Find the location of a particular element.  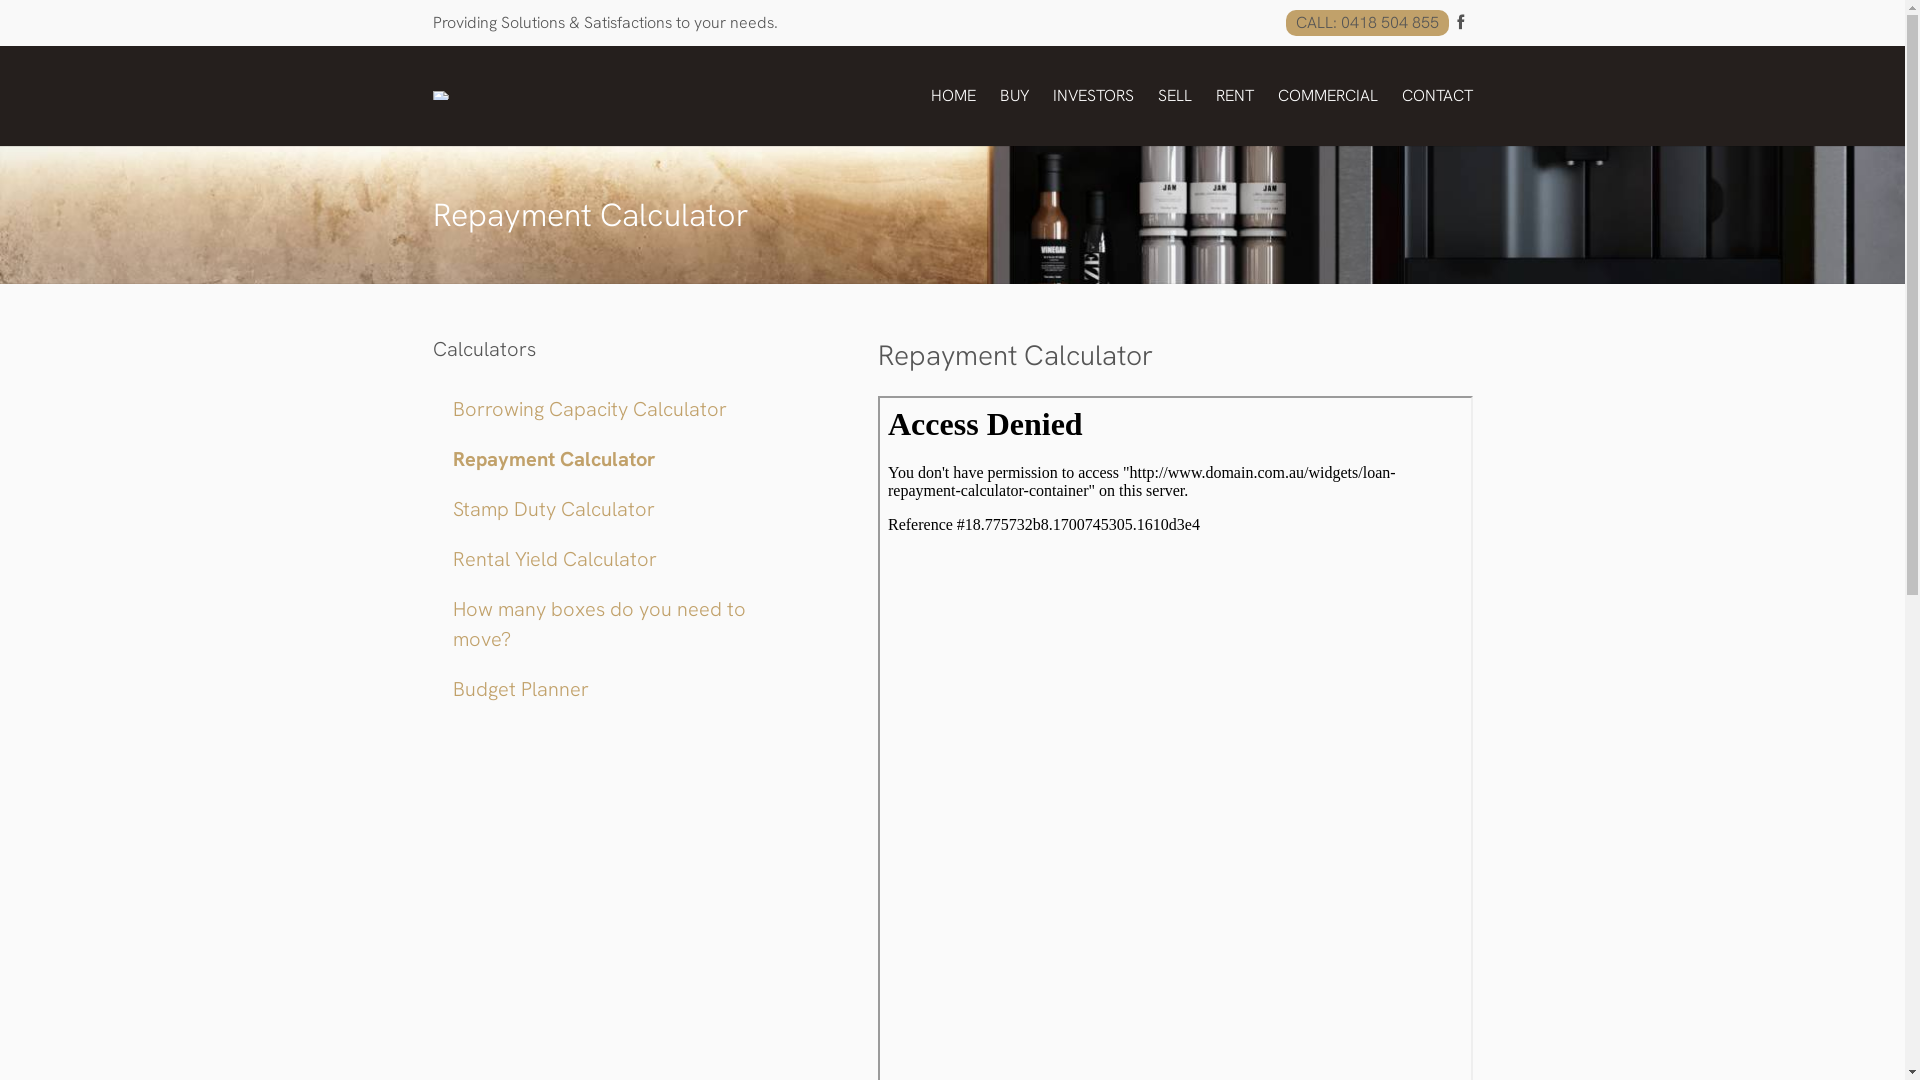

'COMMERCIAL' is located at coordinates (1276, 96).